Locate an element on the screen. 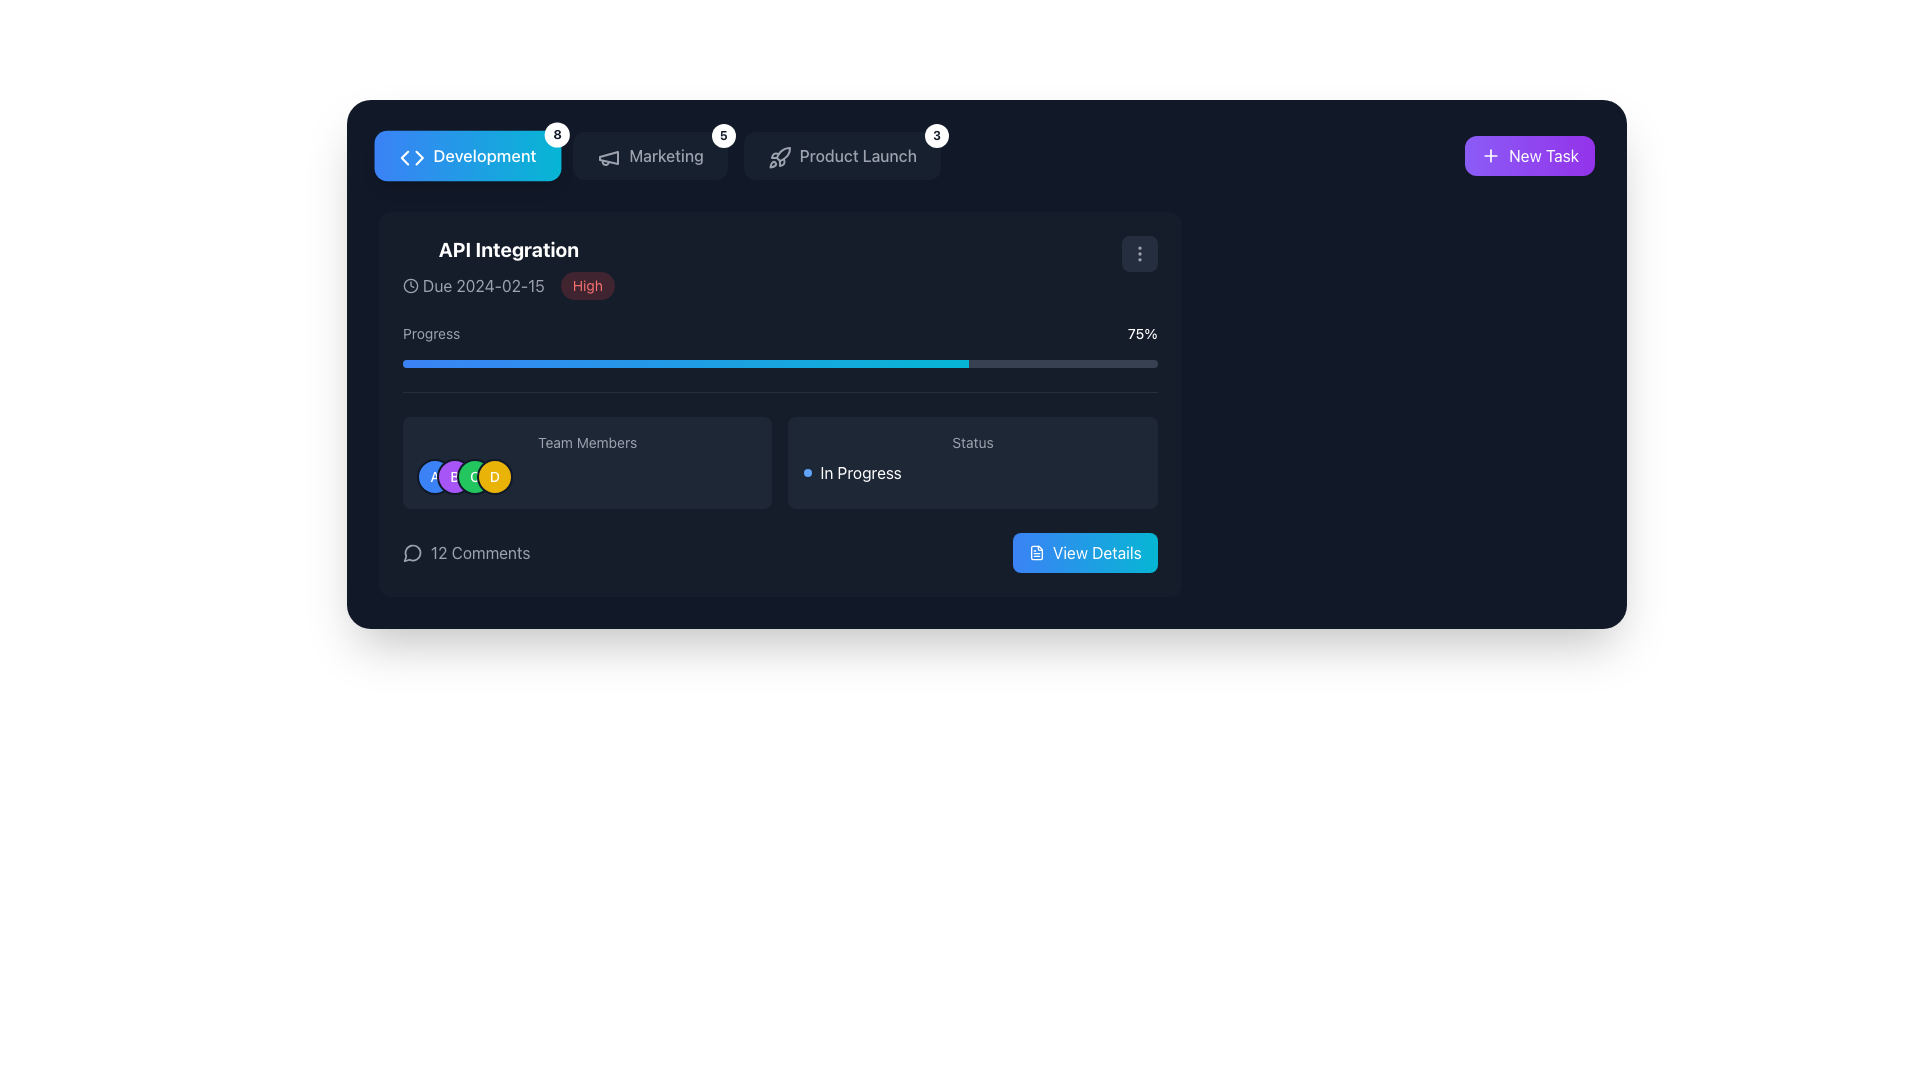  the SVG circle component that represents the clock icon within the card for 'API Integration', located at the top-left region of the card is located at coordinates (410, 285).